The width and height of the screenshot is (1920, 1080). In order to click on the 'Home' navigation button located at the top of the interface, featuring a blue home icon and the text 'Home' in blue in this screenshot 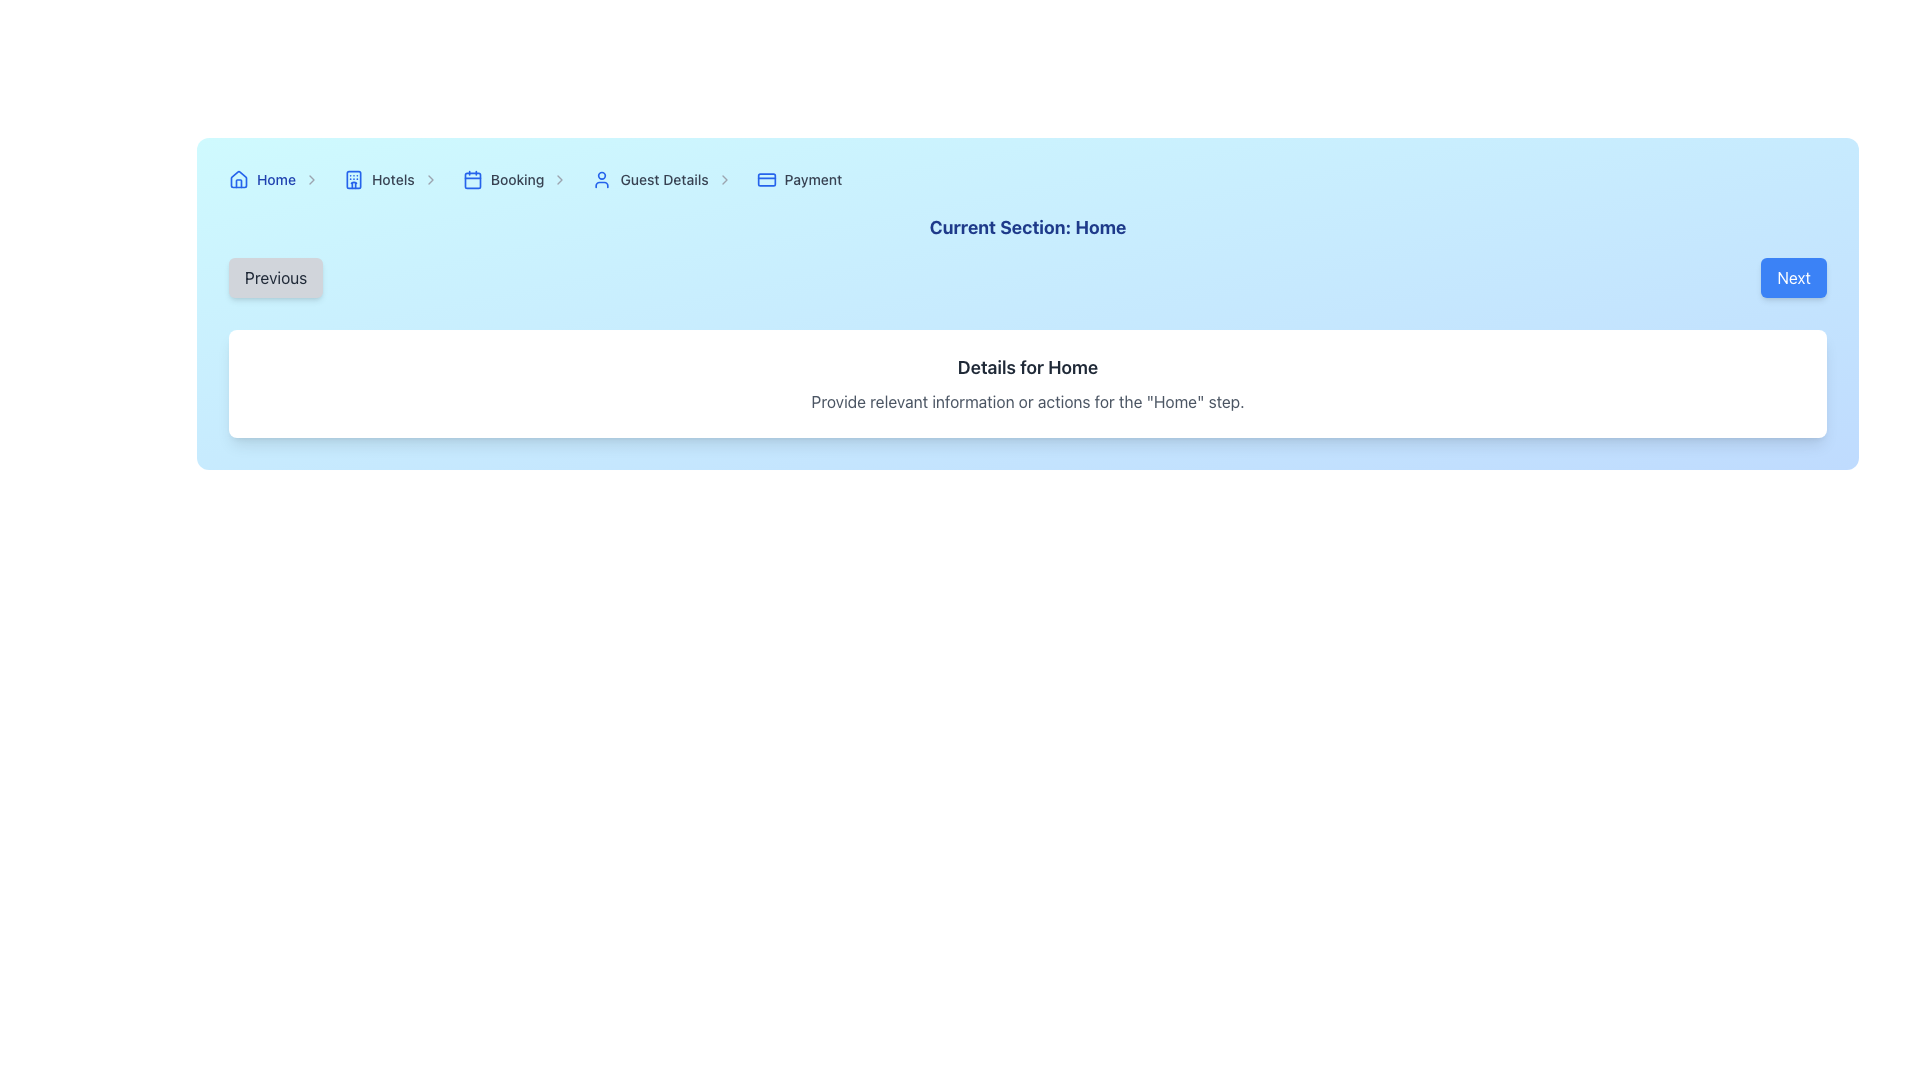, I will do `click(277, 180)`.